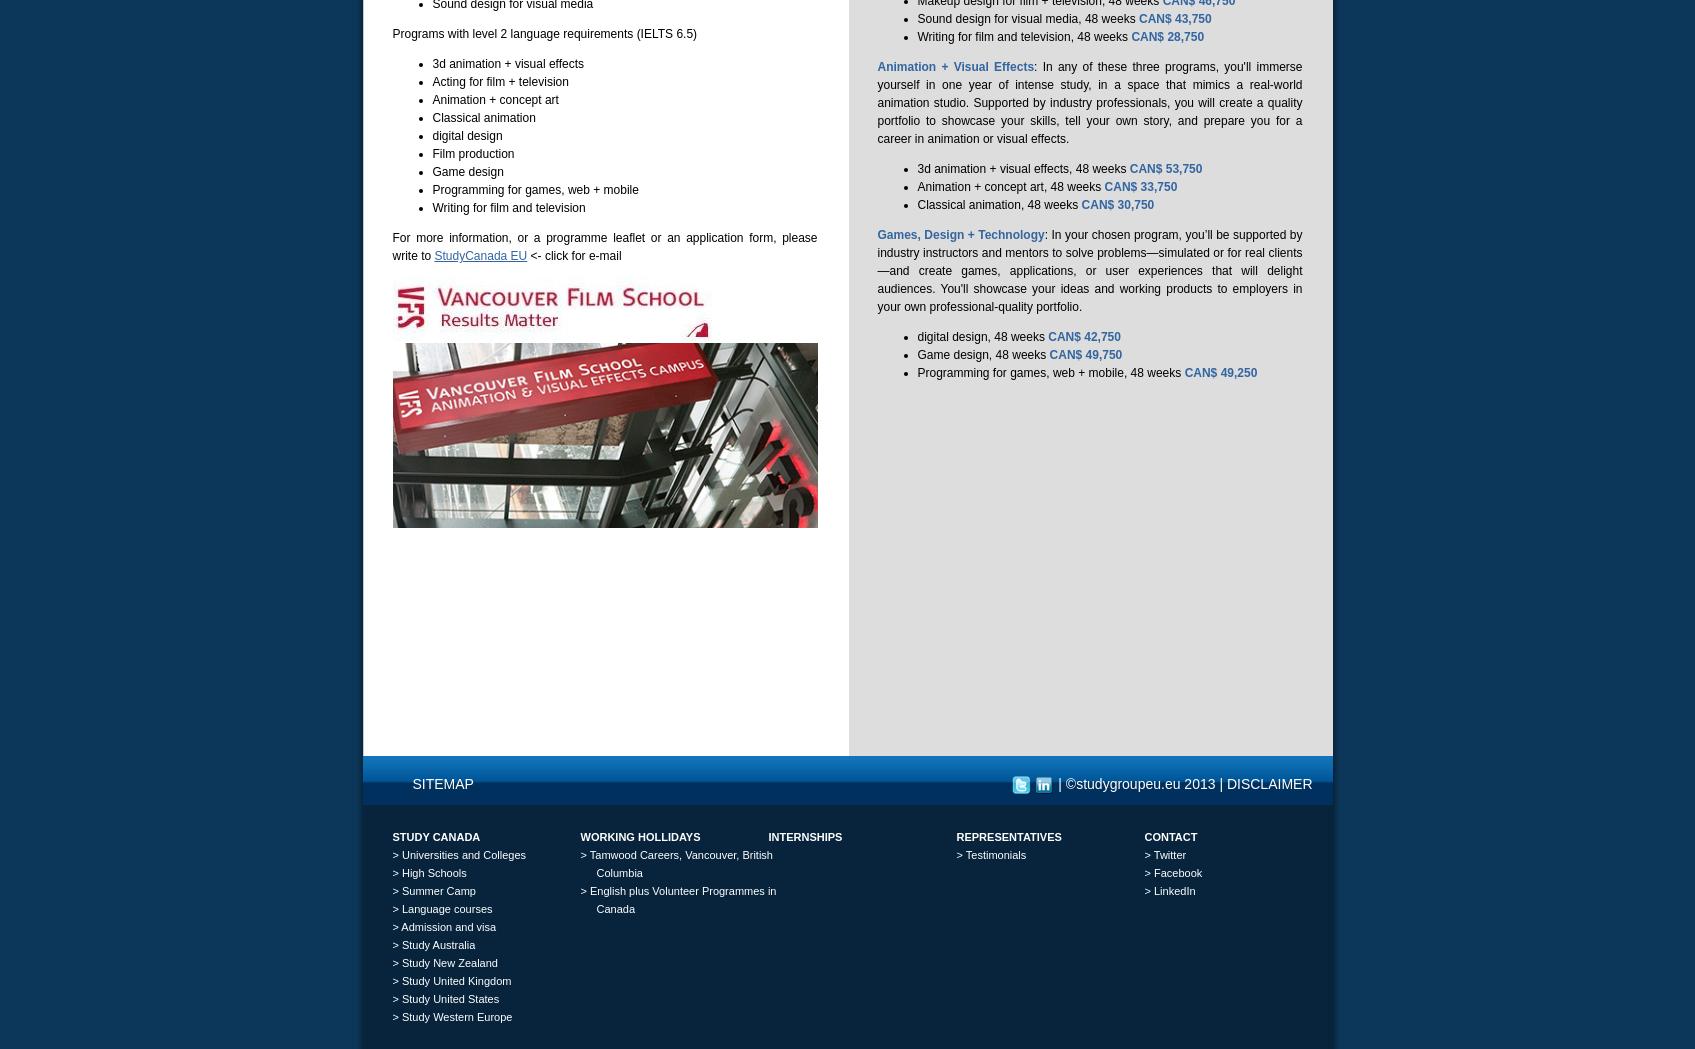 This screenshot has height=1049, width=1695. I want to click on 'Animation + Visual Effects', so click(955, 67).